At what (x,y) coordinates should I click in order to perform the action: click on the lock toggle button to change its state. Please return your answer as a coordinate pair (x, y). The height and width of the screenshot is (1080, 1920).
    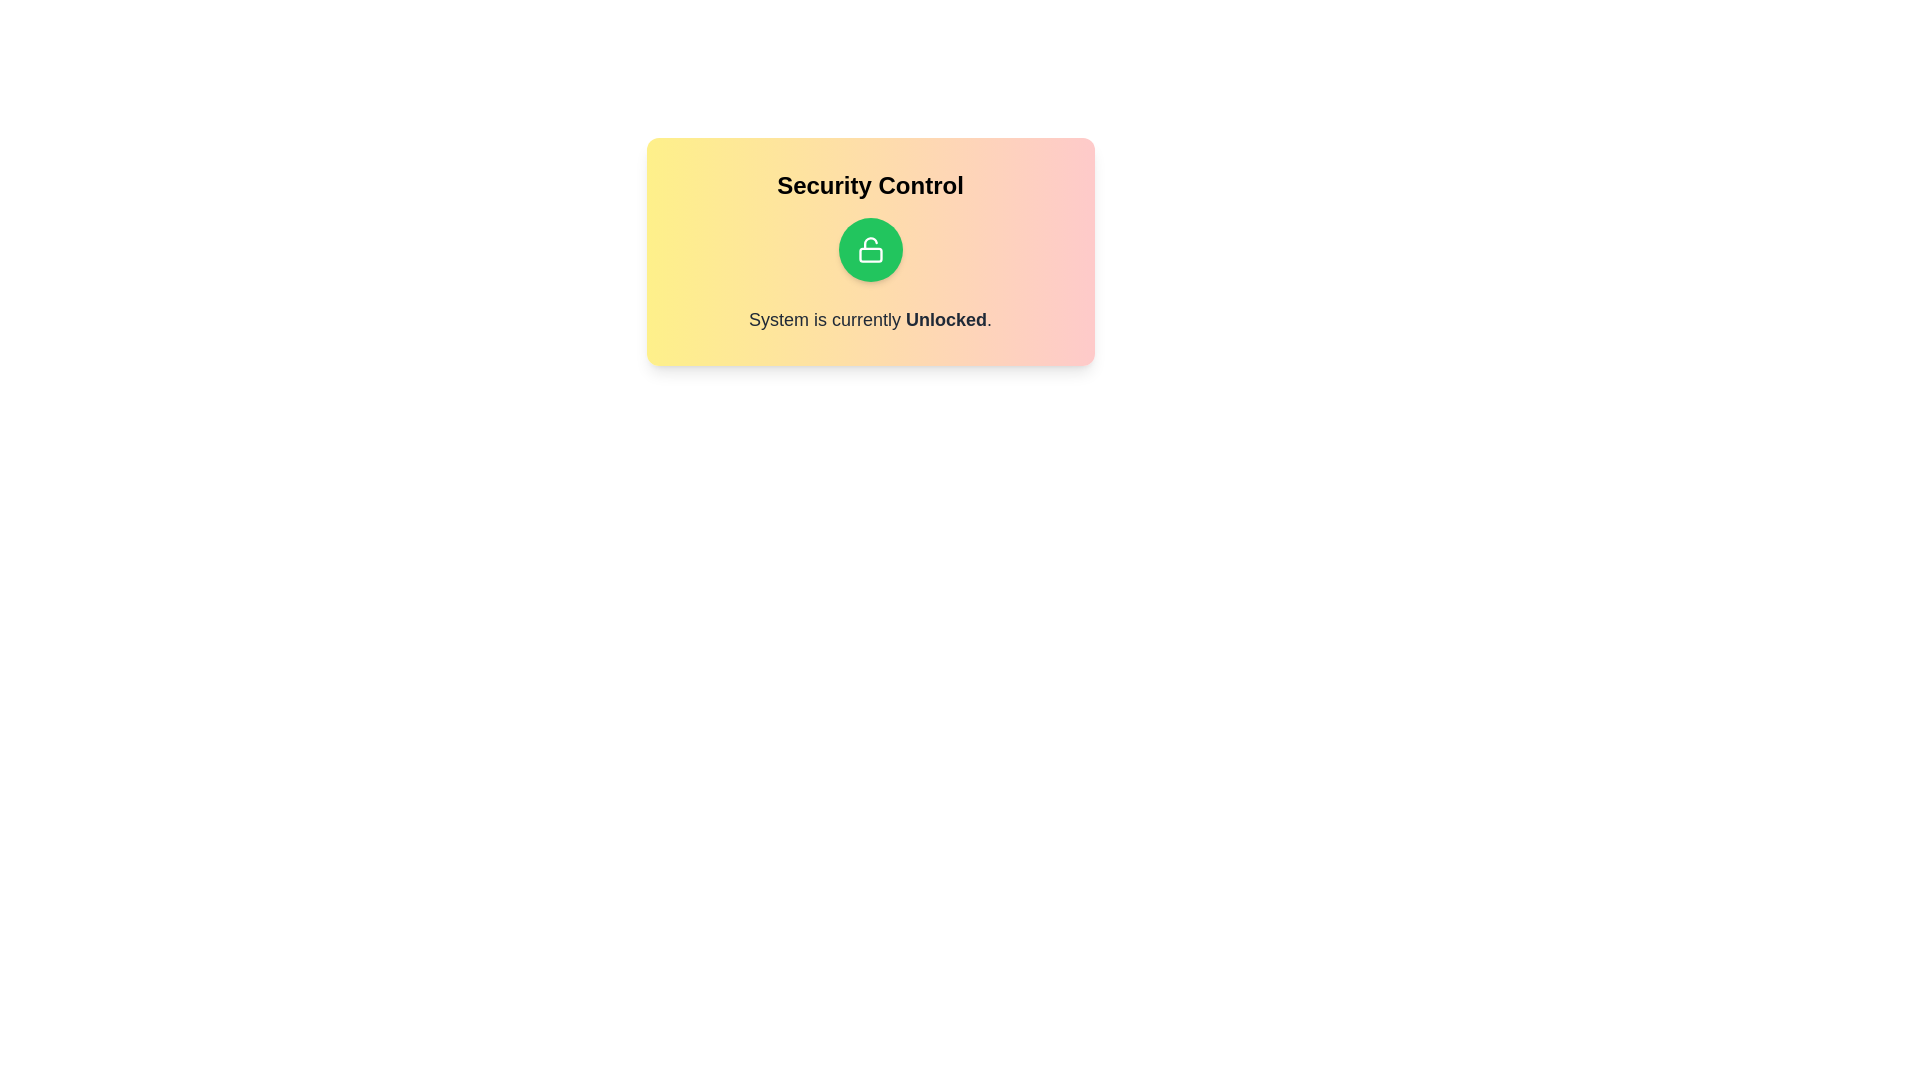
    Looking at the image, I should click on (870, 249).